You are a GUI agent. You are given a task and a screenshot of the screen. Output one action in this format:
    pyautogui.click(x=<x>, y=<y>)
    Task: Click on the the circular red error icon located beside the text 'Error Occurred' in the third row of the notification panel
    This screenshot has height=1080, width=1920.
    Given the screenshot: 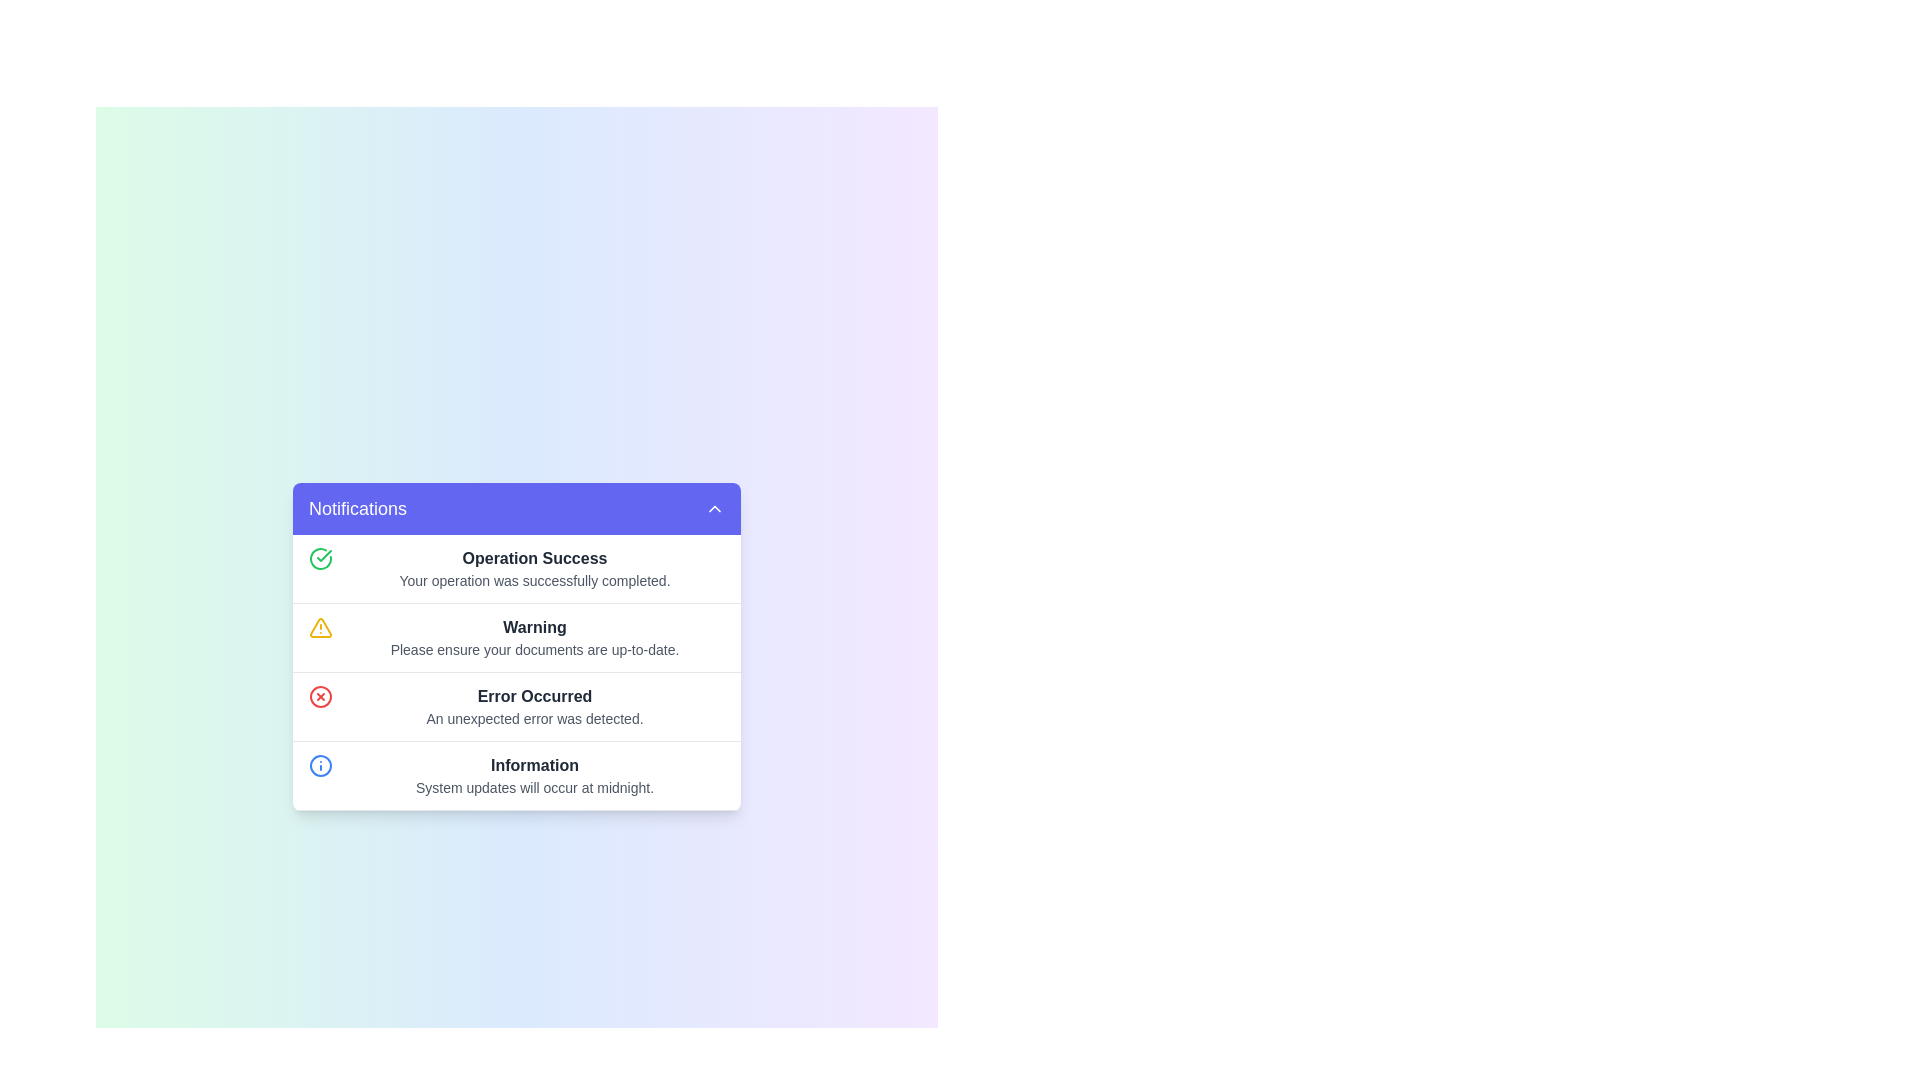 What is the action you would take?
    pyautogui.click(x=321, y=696)
    